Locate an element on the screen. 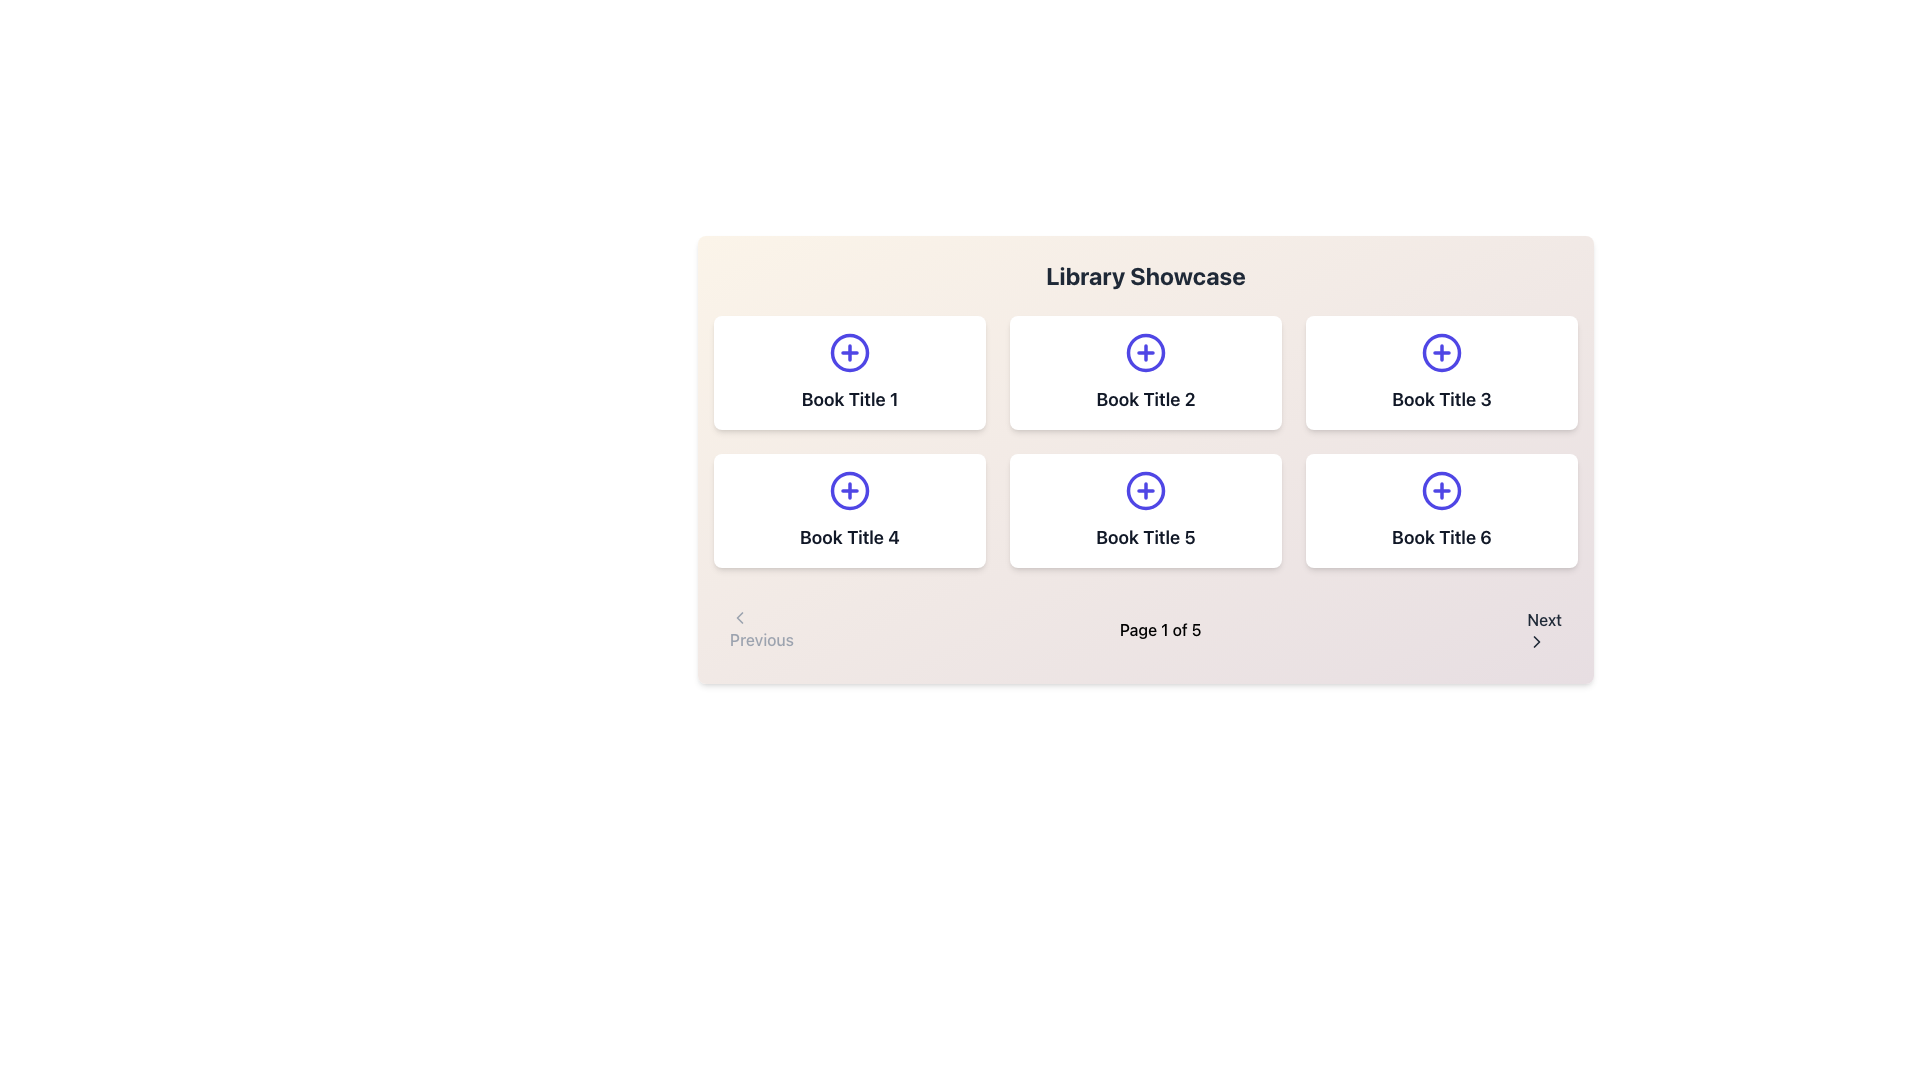 Image resolution: width=1920 pixels, height=1080 pixels. the circular button with a plus sign ('+') in the card labeled 'Book Title 3' is located at coordinates (1441, 352).